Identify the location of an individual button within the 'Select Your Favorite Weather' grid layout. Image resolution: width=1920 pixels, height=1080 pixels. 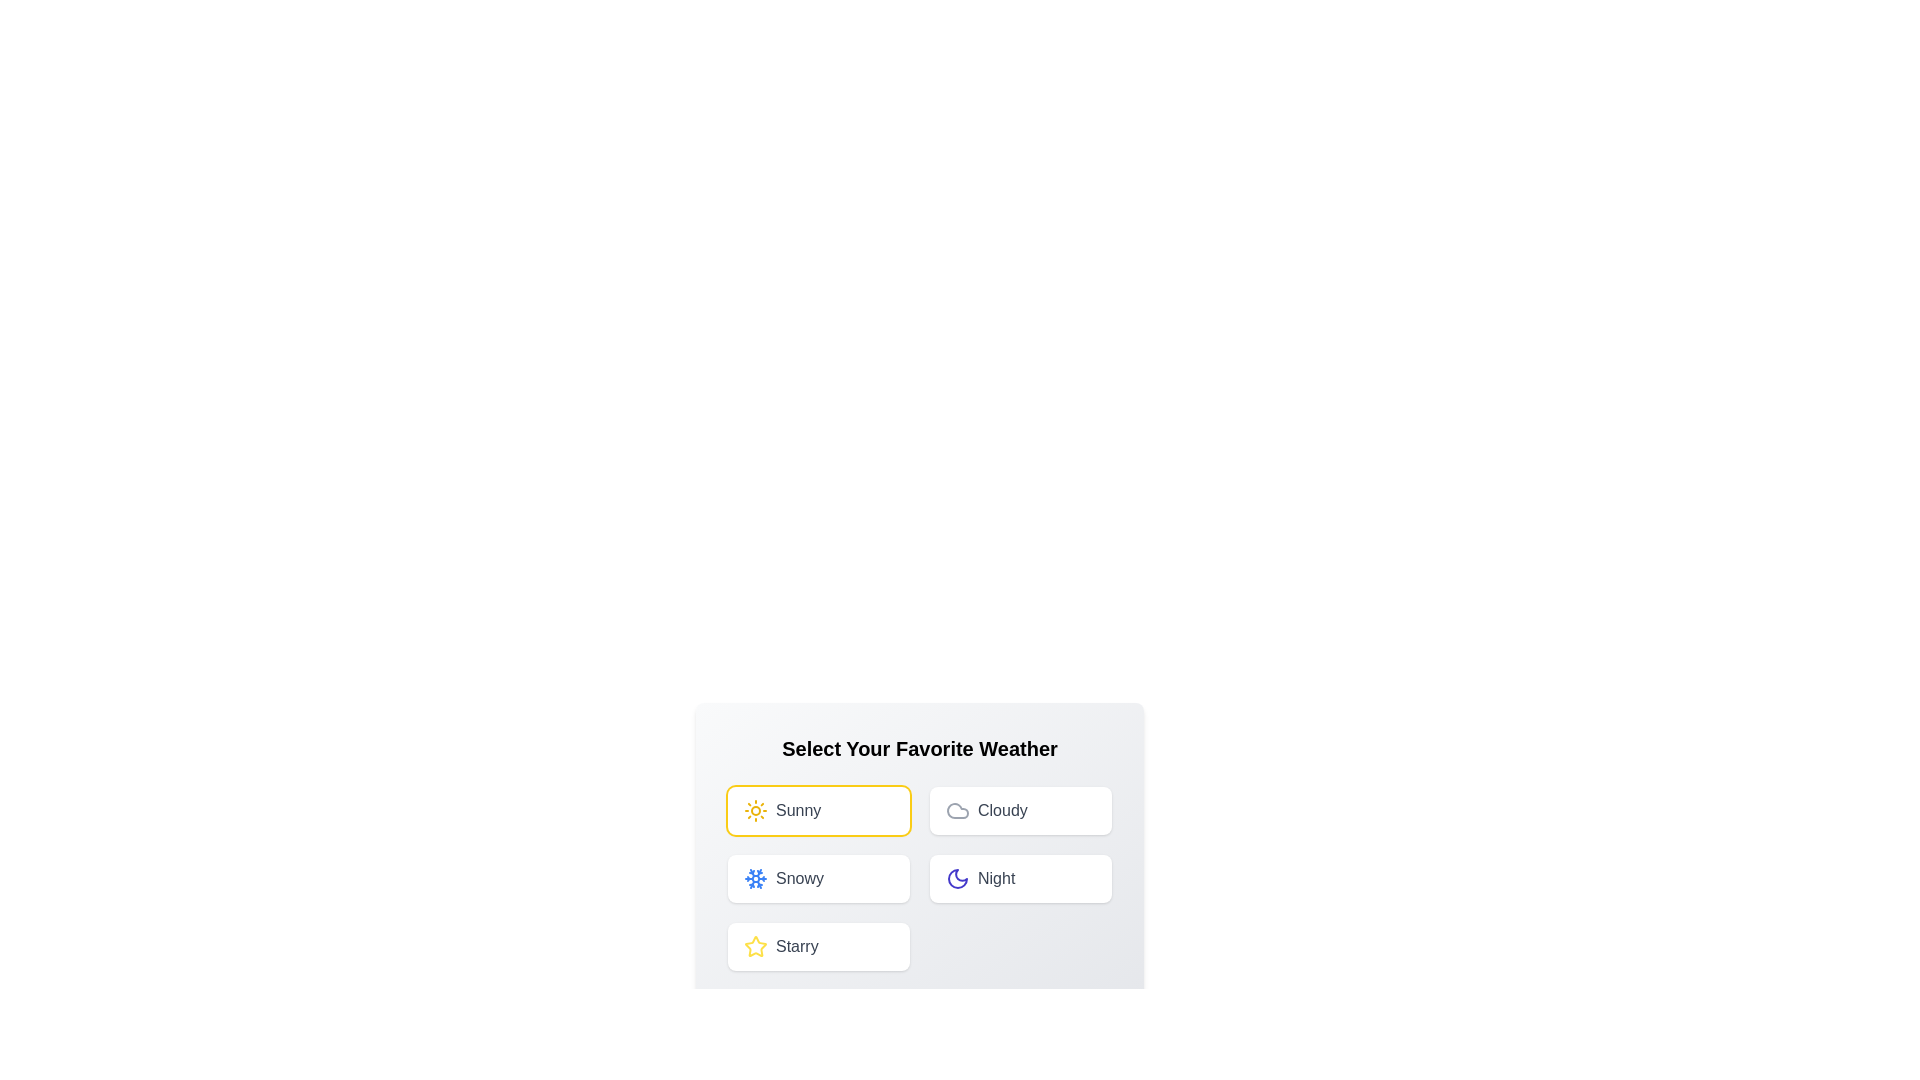
(919, 878).